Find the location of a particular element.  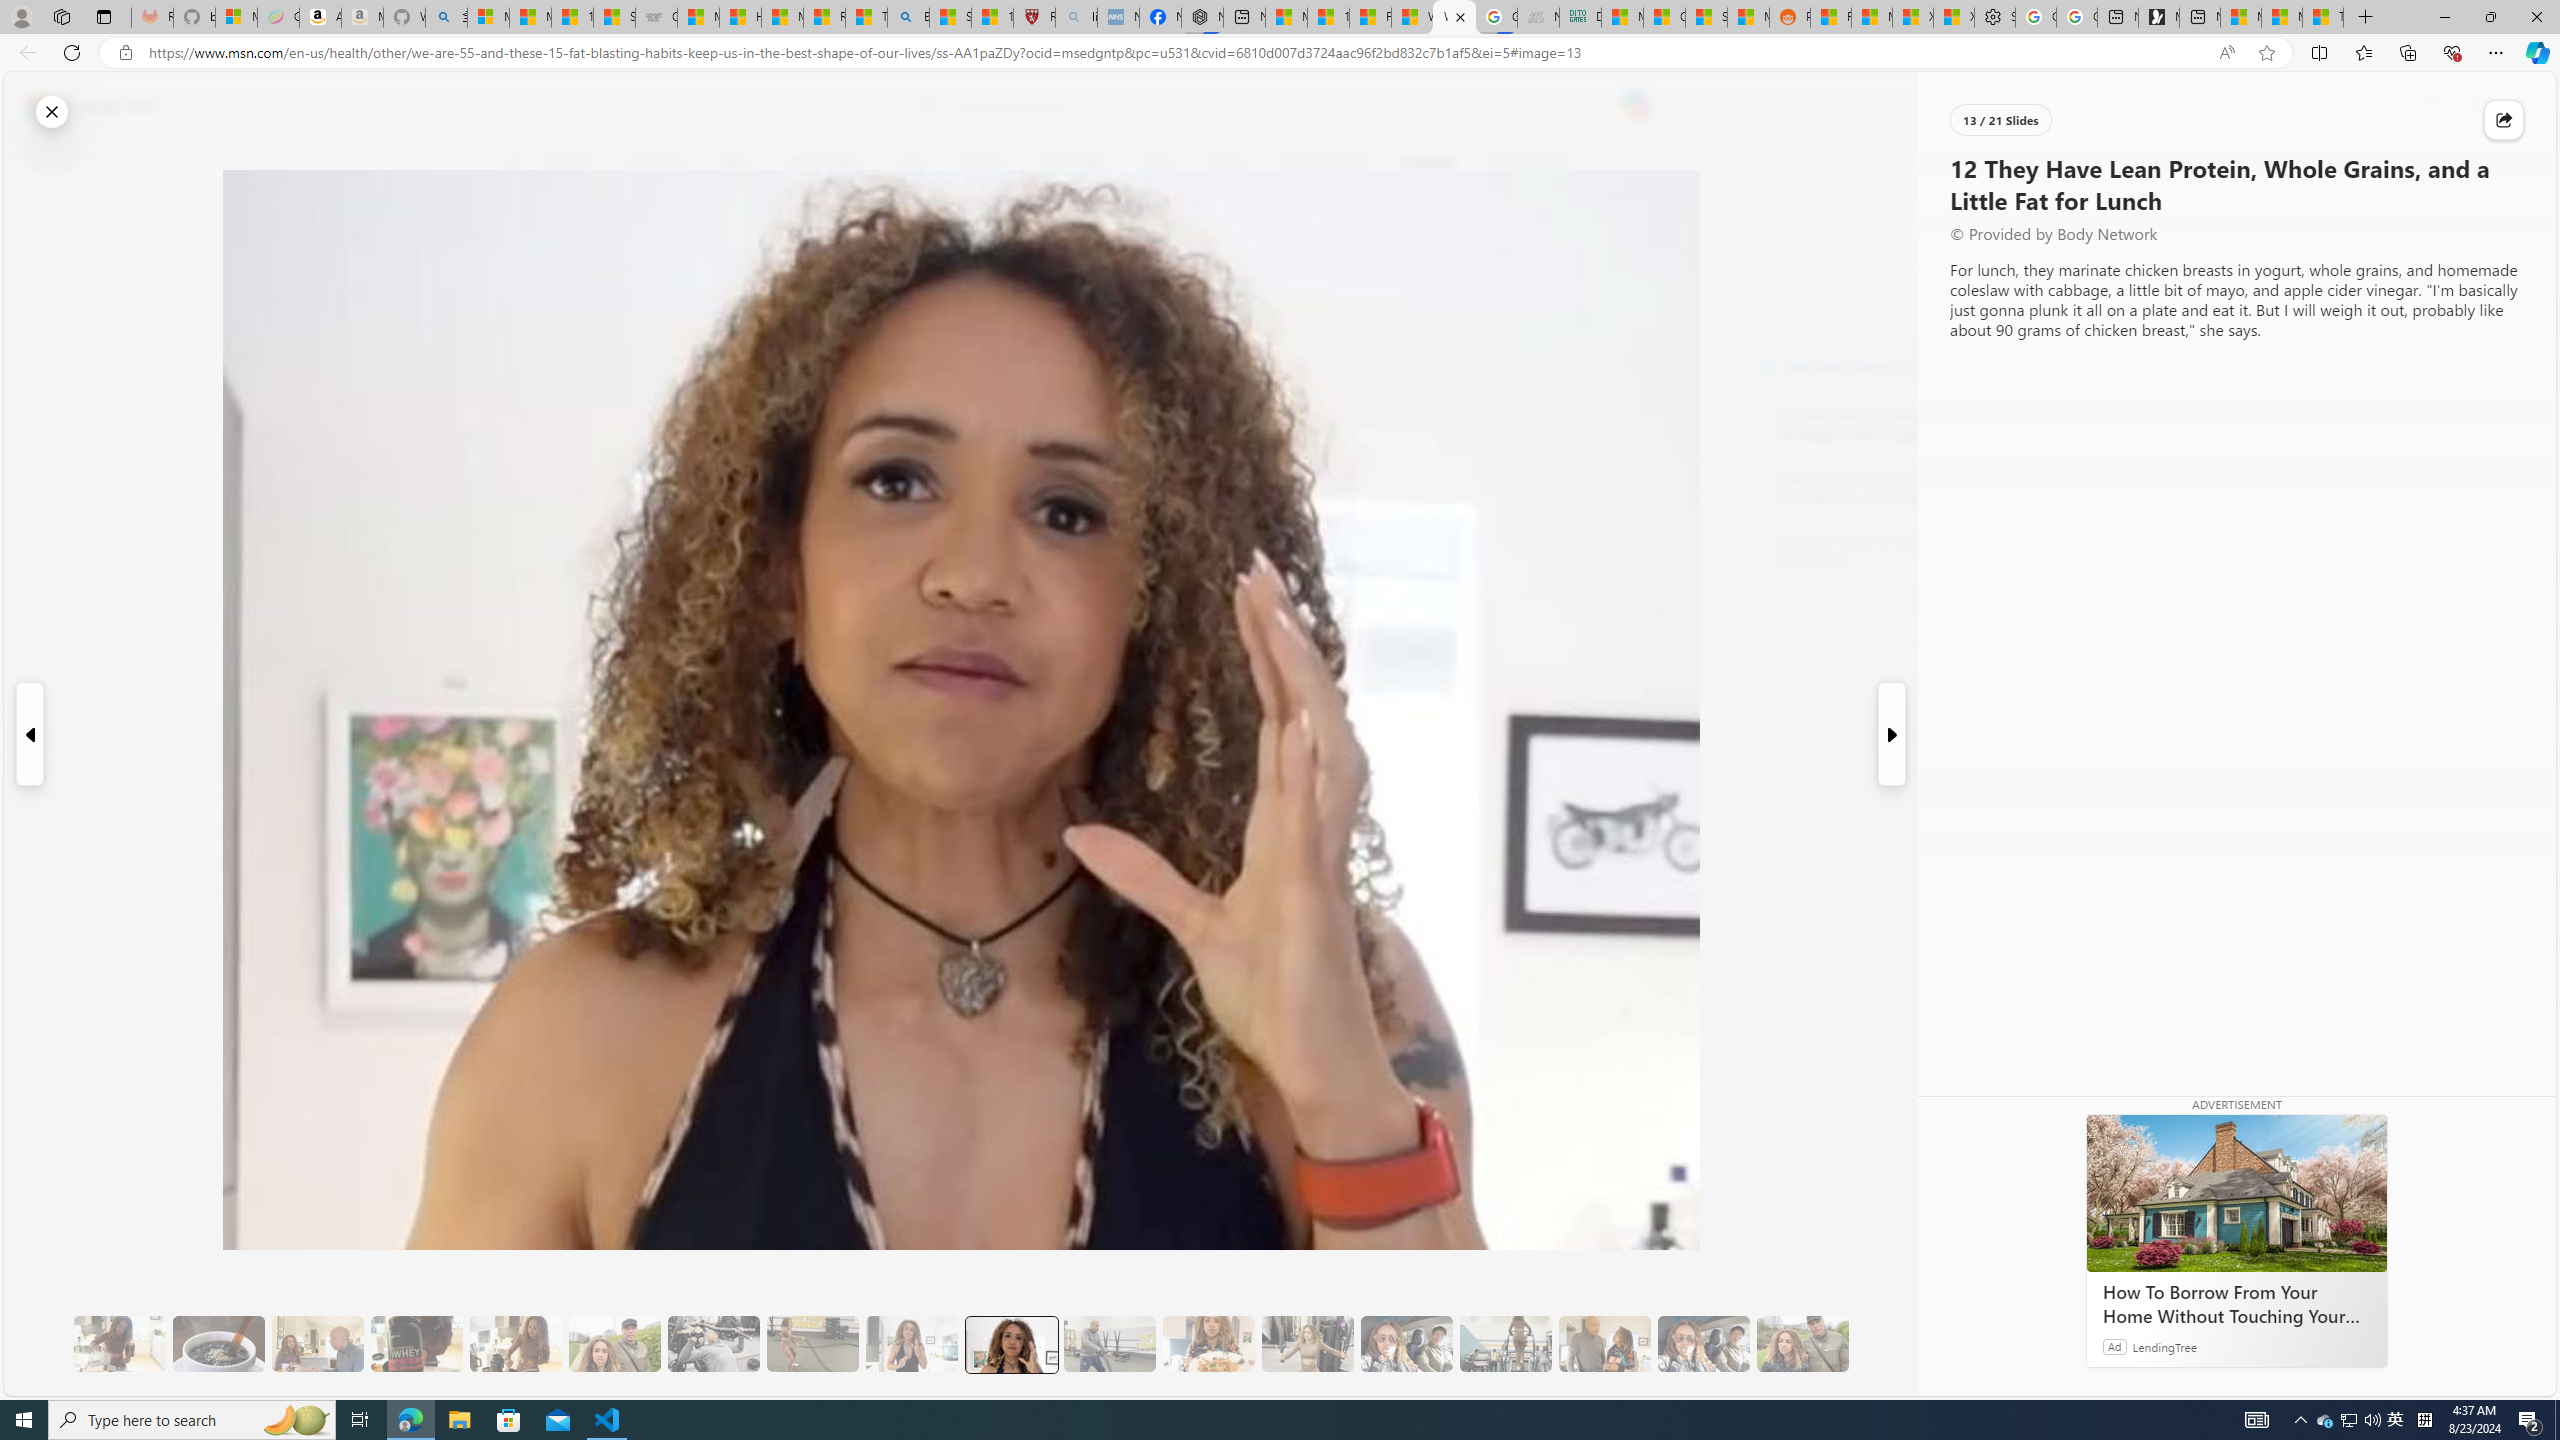

'8 They Walk to the Gym' is located at coordinates (613, 1344).